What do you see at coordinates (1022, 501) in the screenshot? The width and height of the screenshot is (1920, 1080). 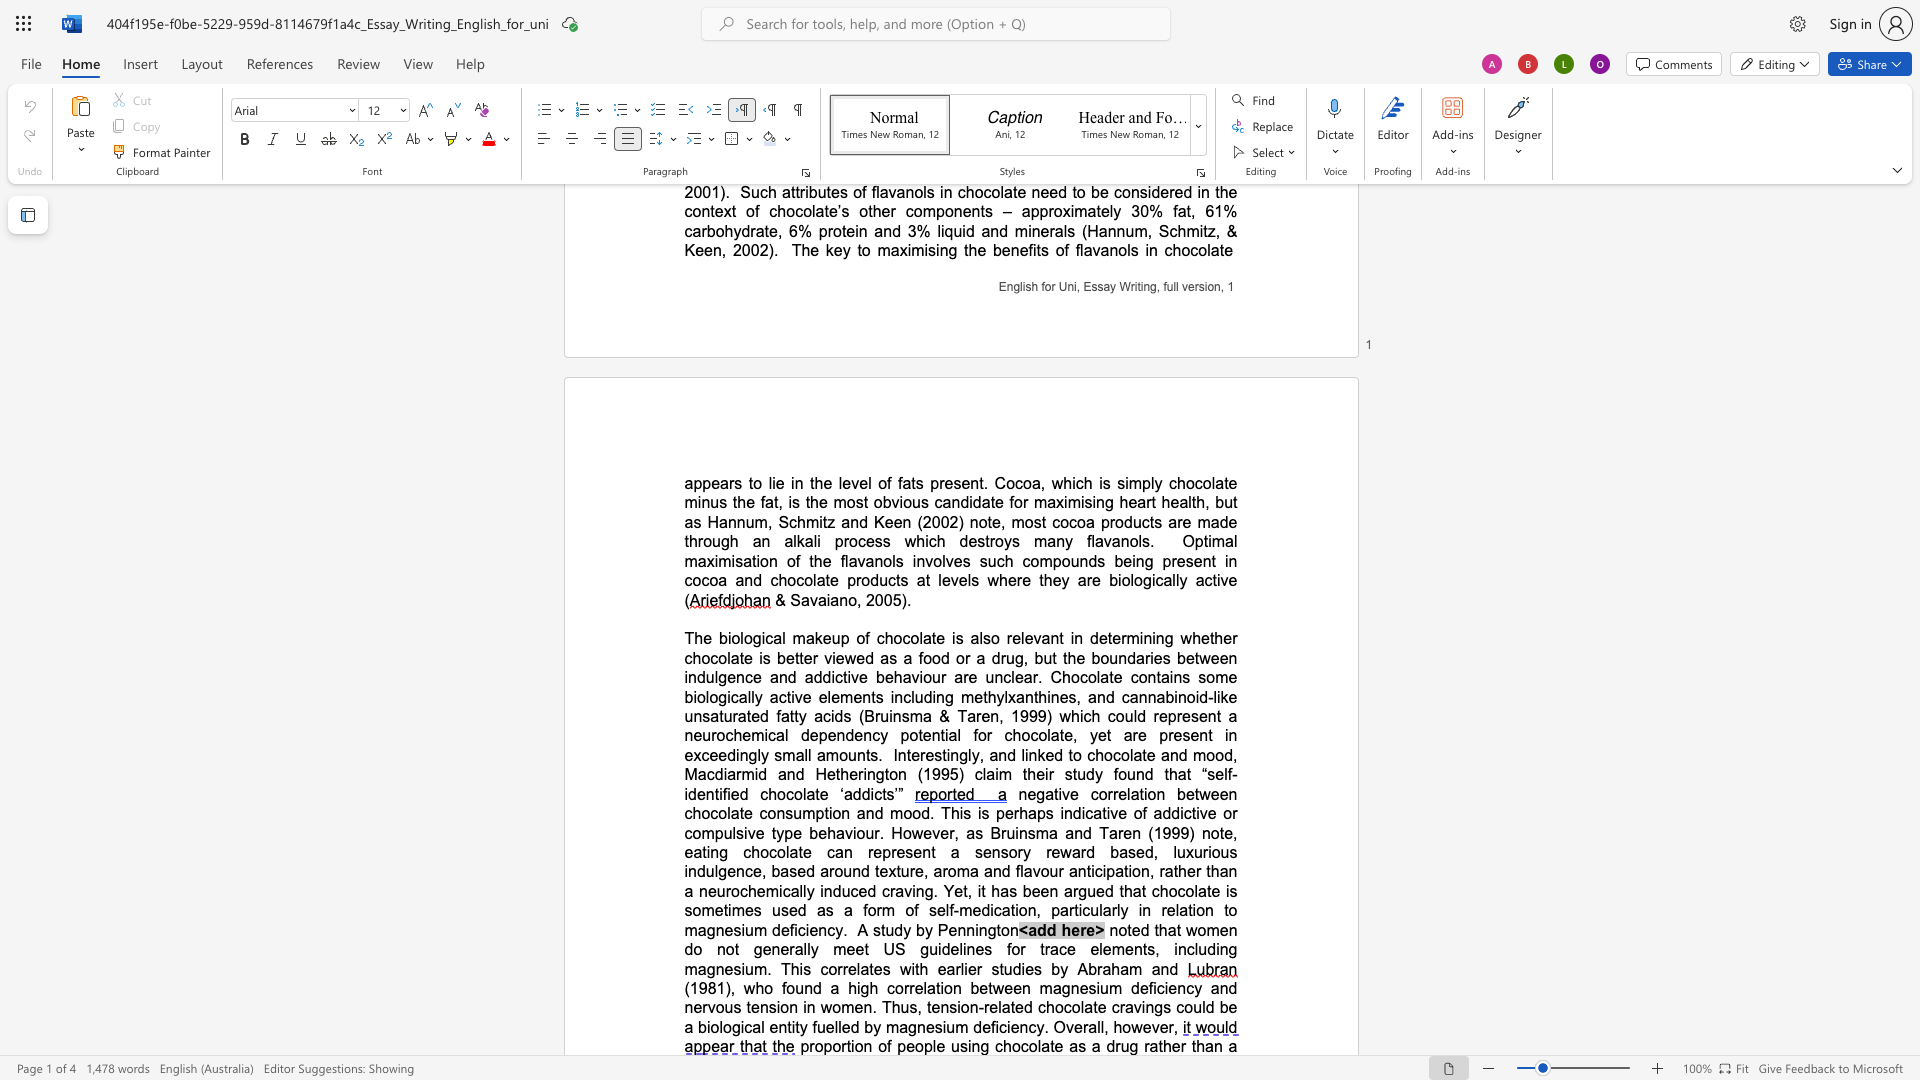 I see `the space between the continuous character "o" and "r" in the text` at bounding box center [1022, 501].